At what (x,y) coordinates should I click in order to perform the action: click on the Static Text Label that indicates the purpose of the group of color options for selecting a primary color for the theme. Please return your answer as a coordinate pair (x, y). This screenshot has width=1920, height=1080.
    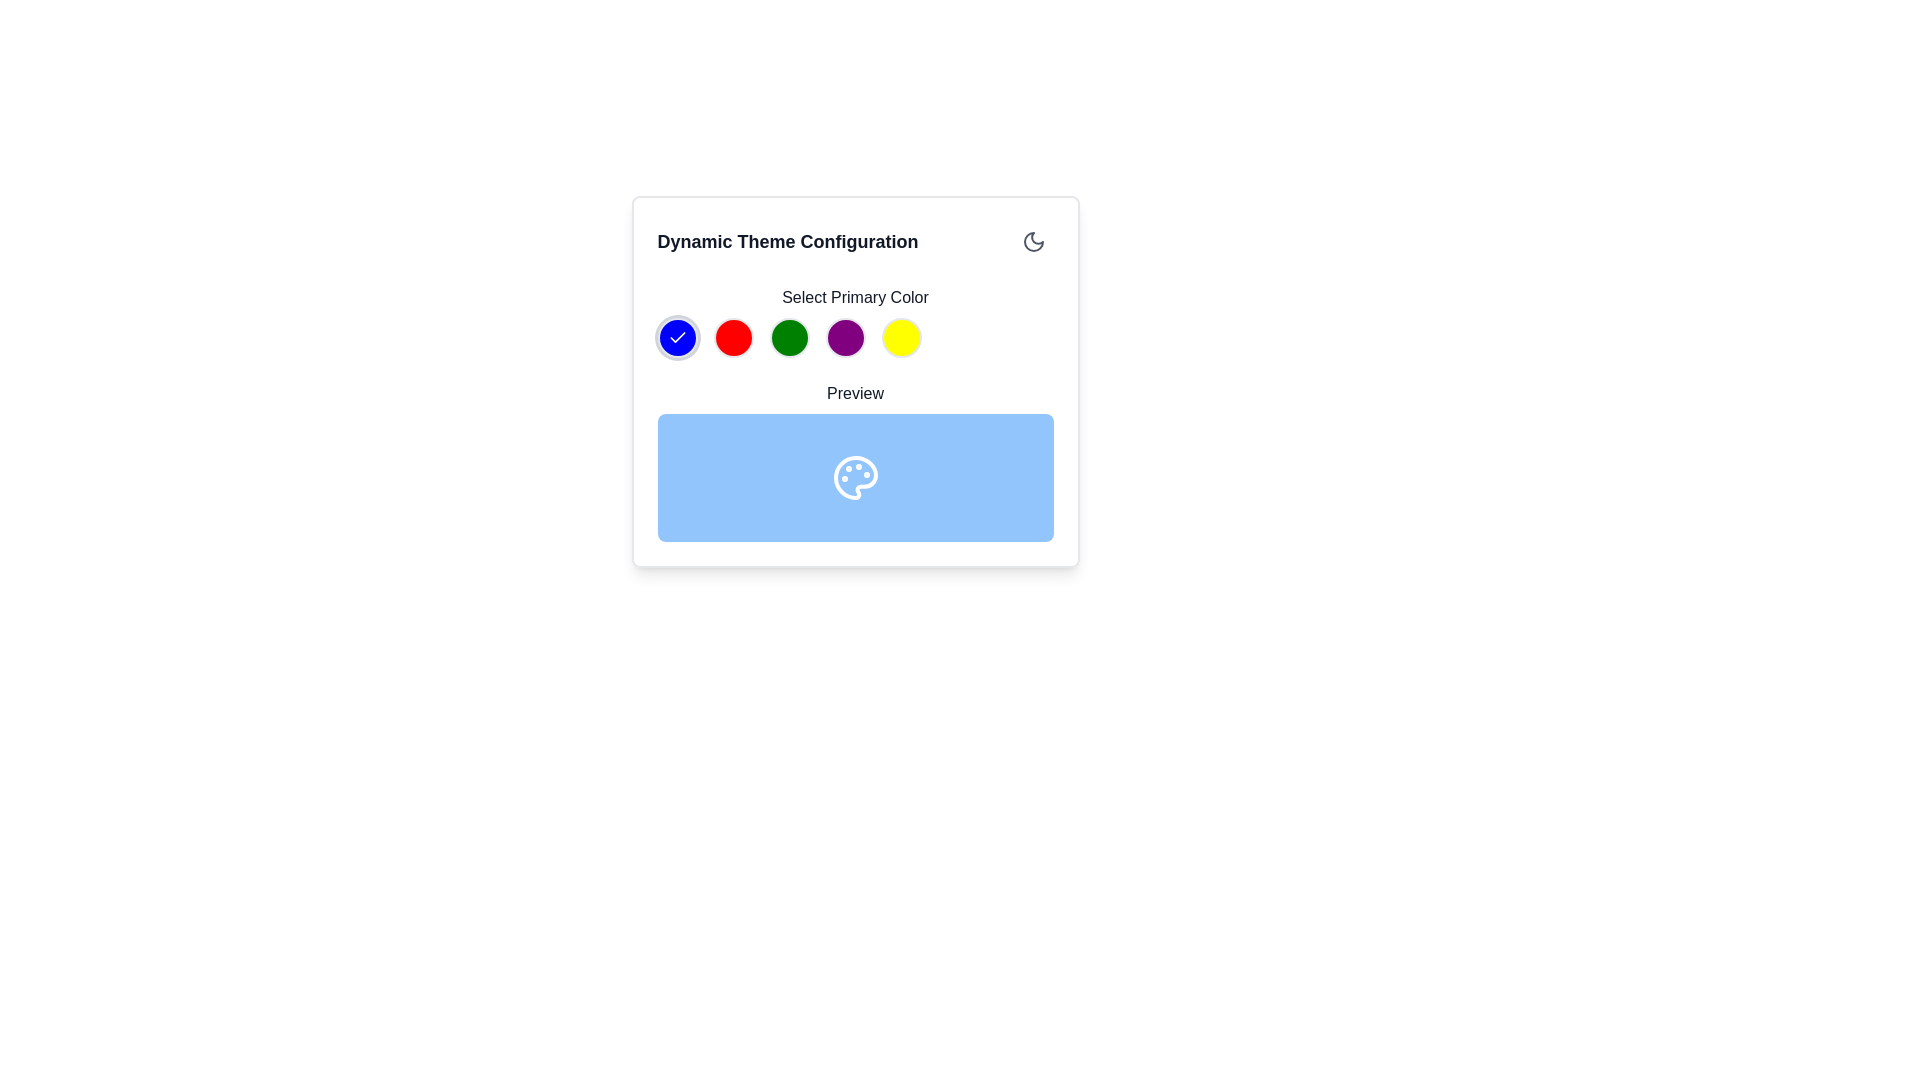
    Looking at the image, I should click on (855, 297).